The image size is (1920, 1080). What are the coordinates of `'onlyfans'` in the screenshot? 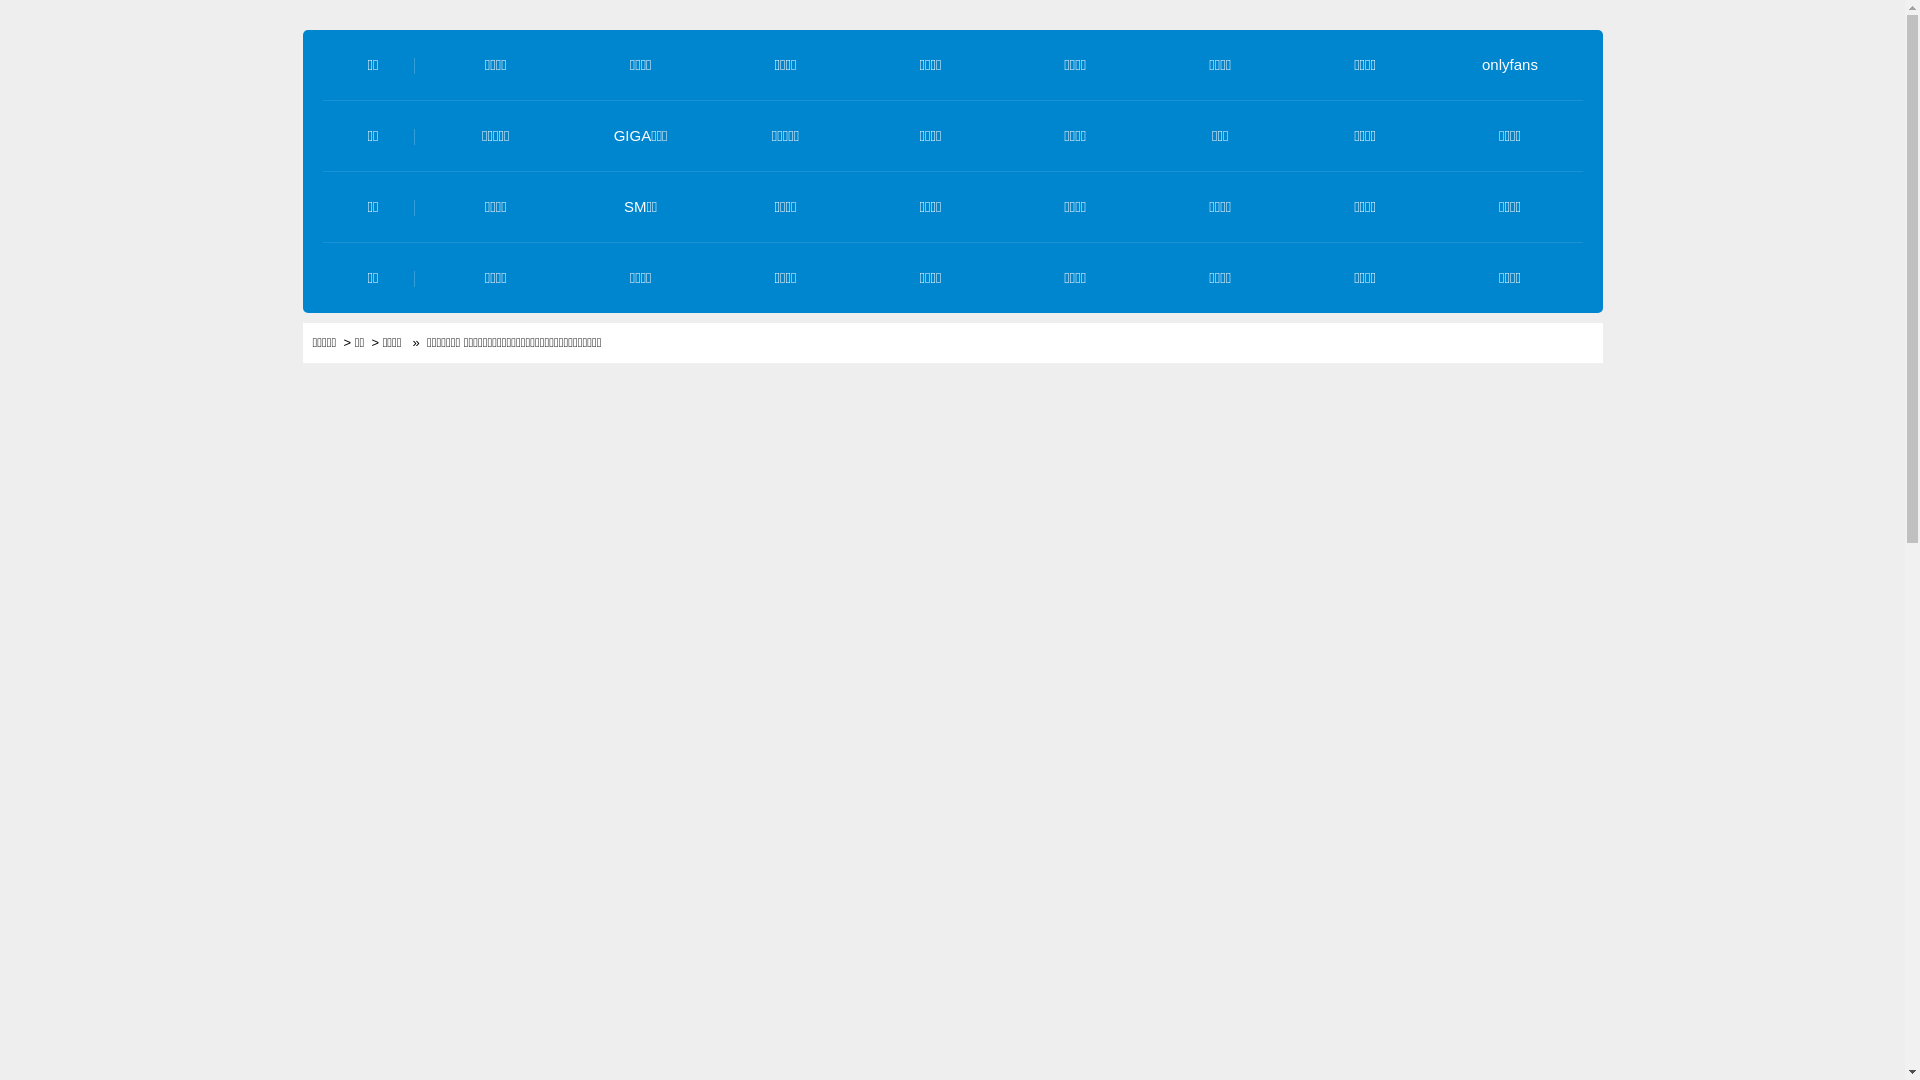 It's located at (1510, 63).